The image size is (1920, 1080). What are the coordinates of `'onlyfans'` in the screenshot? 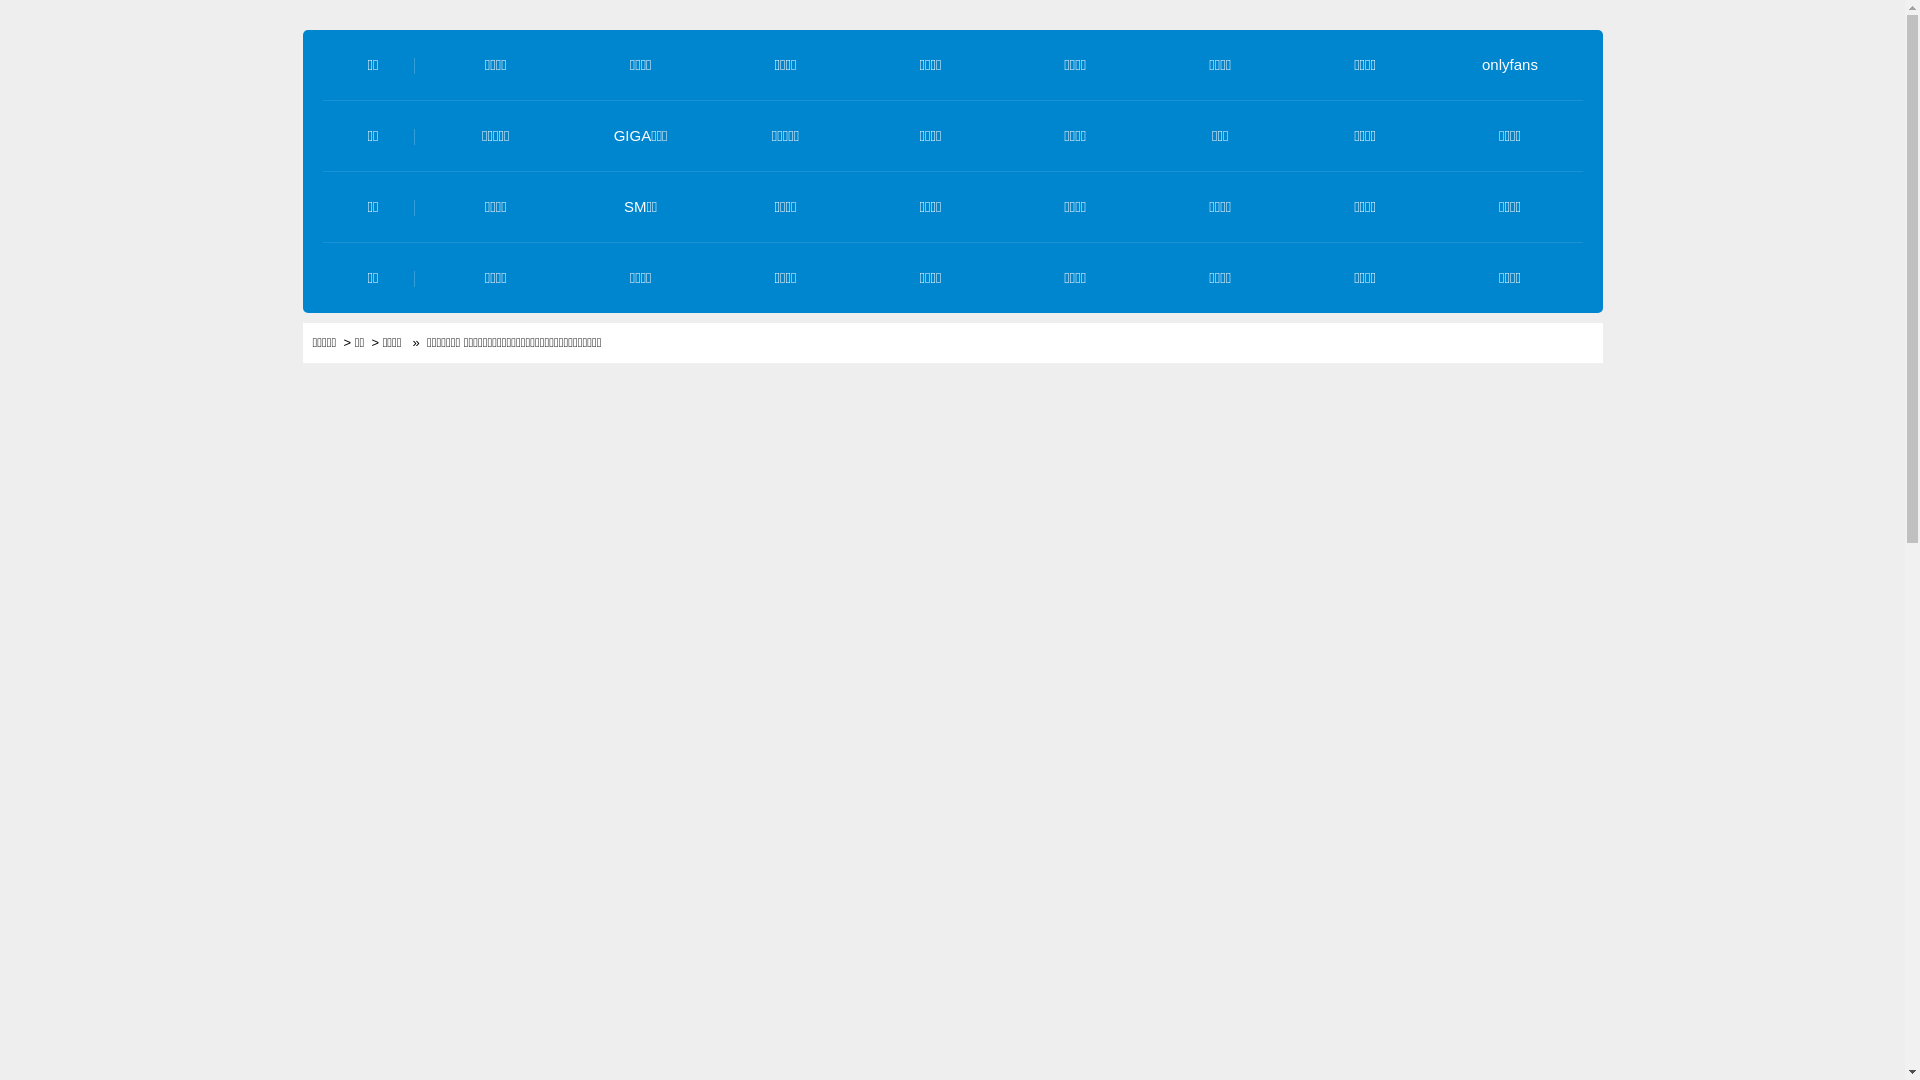 It's located at (1510, 63).